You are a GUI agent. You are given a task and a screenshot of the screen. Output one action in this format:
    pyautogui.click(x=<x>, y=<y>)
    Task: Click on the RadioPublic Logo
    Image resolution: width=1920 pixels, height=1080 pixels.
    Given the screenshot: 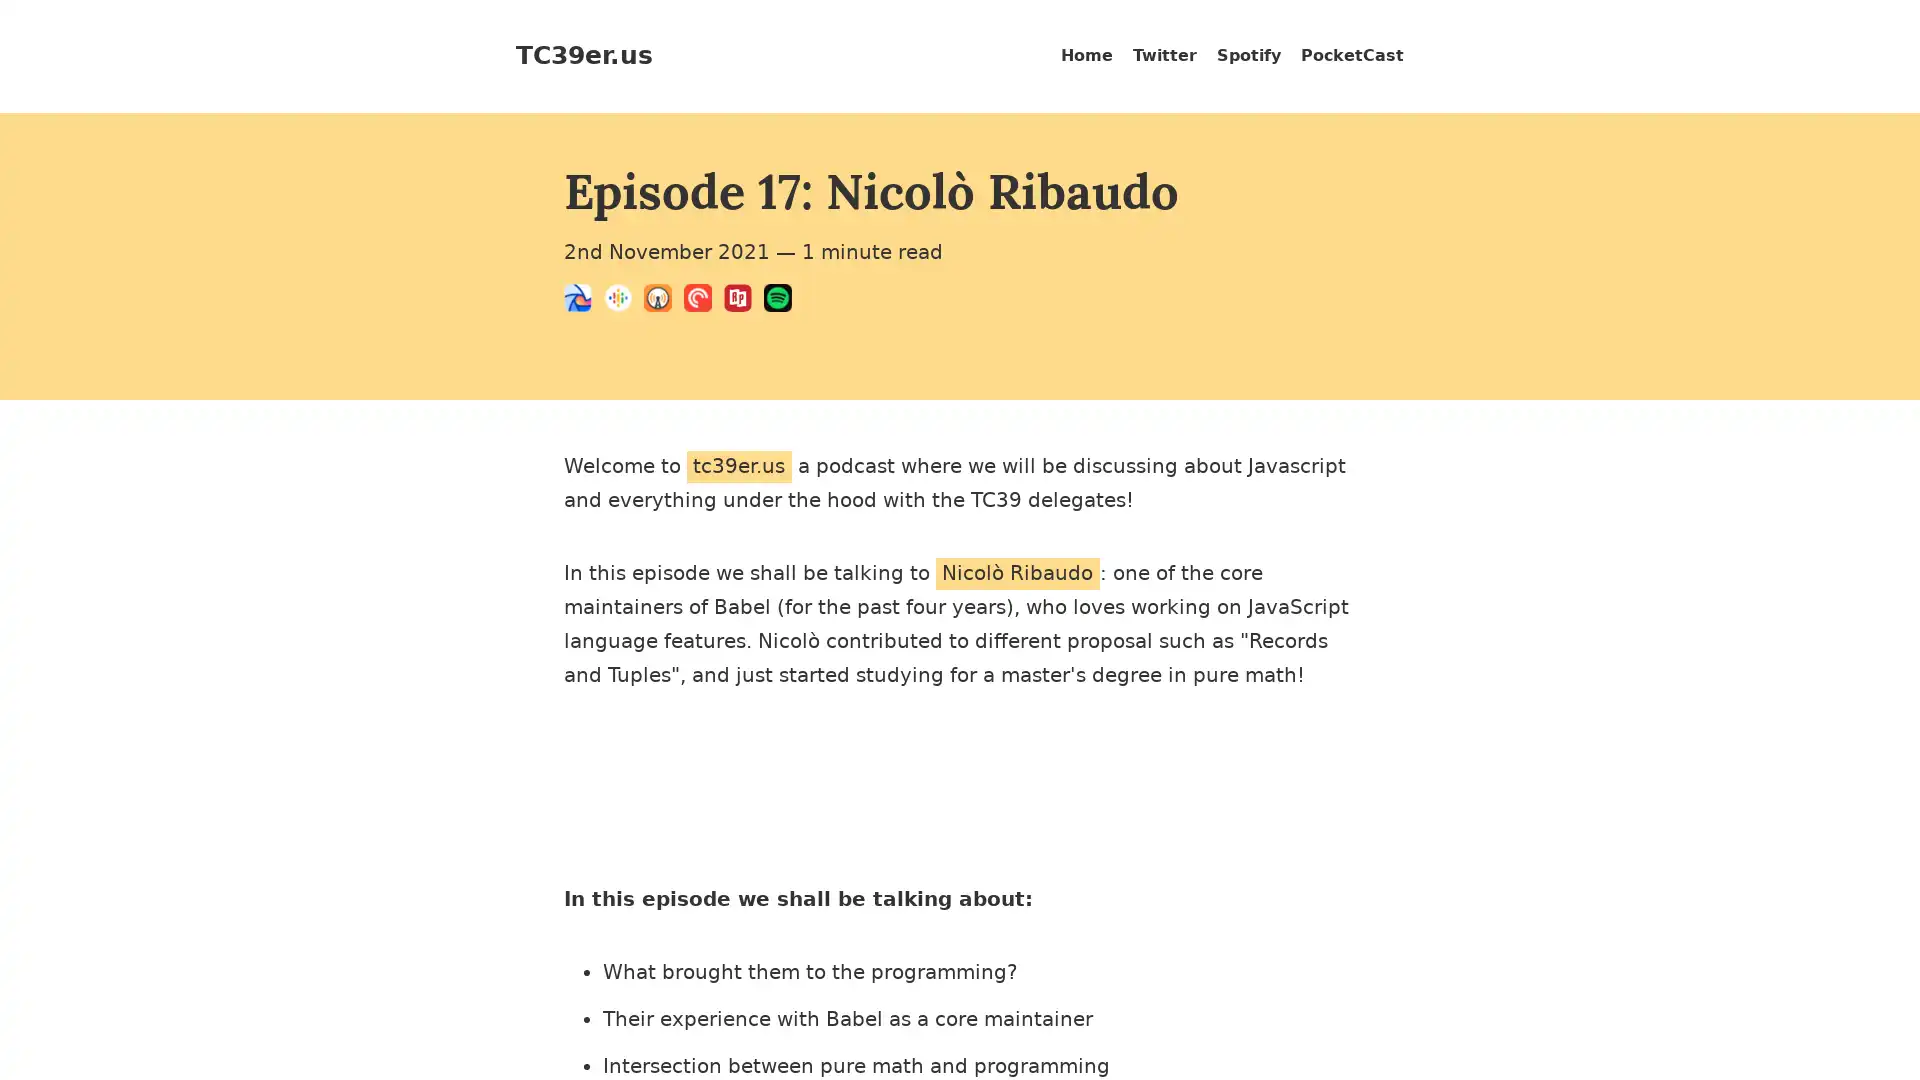 What is the action you would take?
    pyautogui.click(x=743, y=301)
    